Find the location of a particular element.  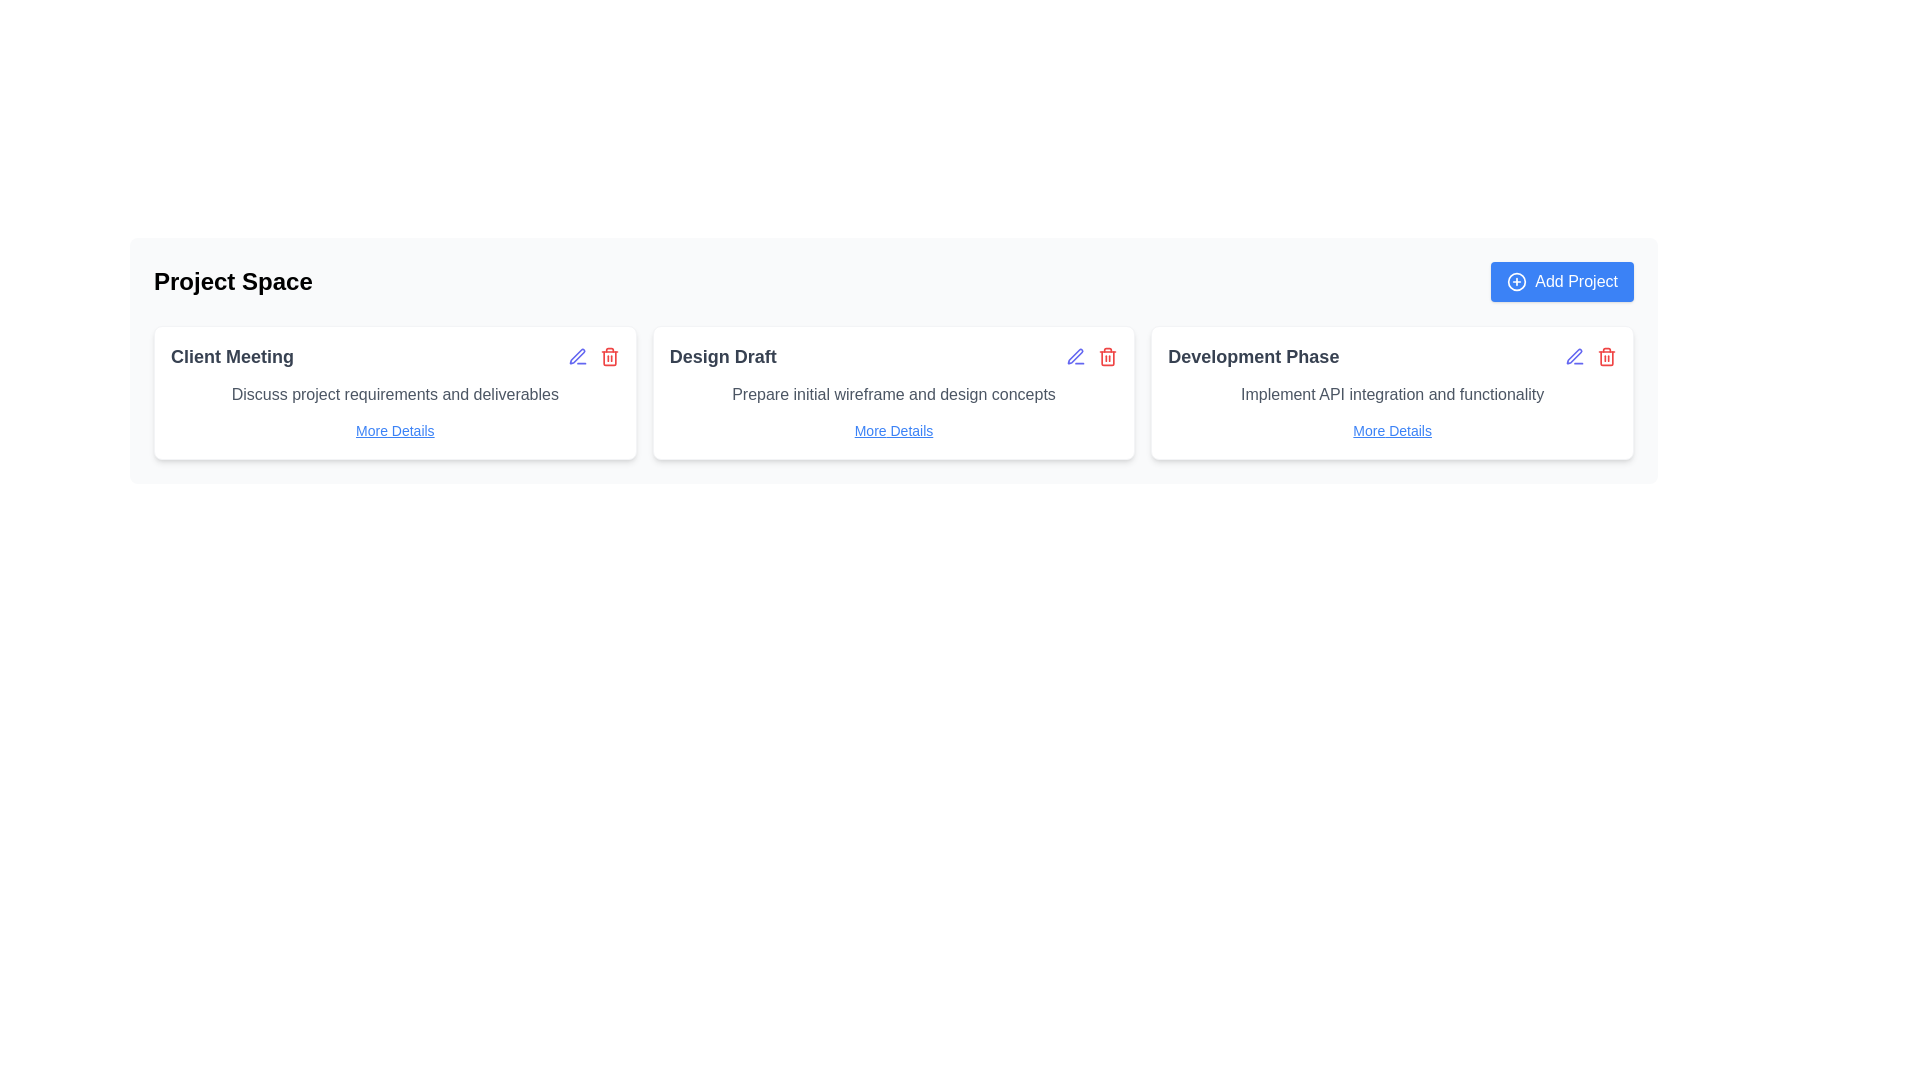

the Edit icon located in the top-right corner of the 'Development Phase' card to initiate editing is located at coordinates (1589, 356).